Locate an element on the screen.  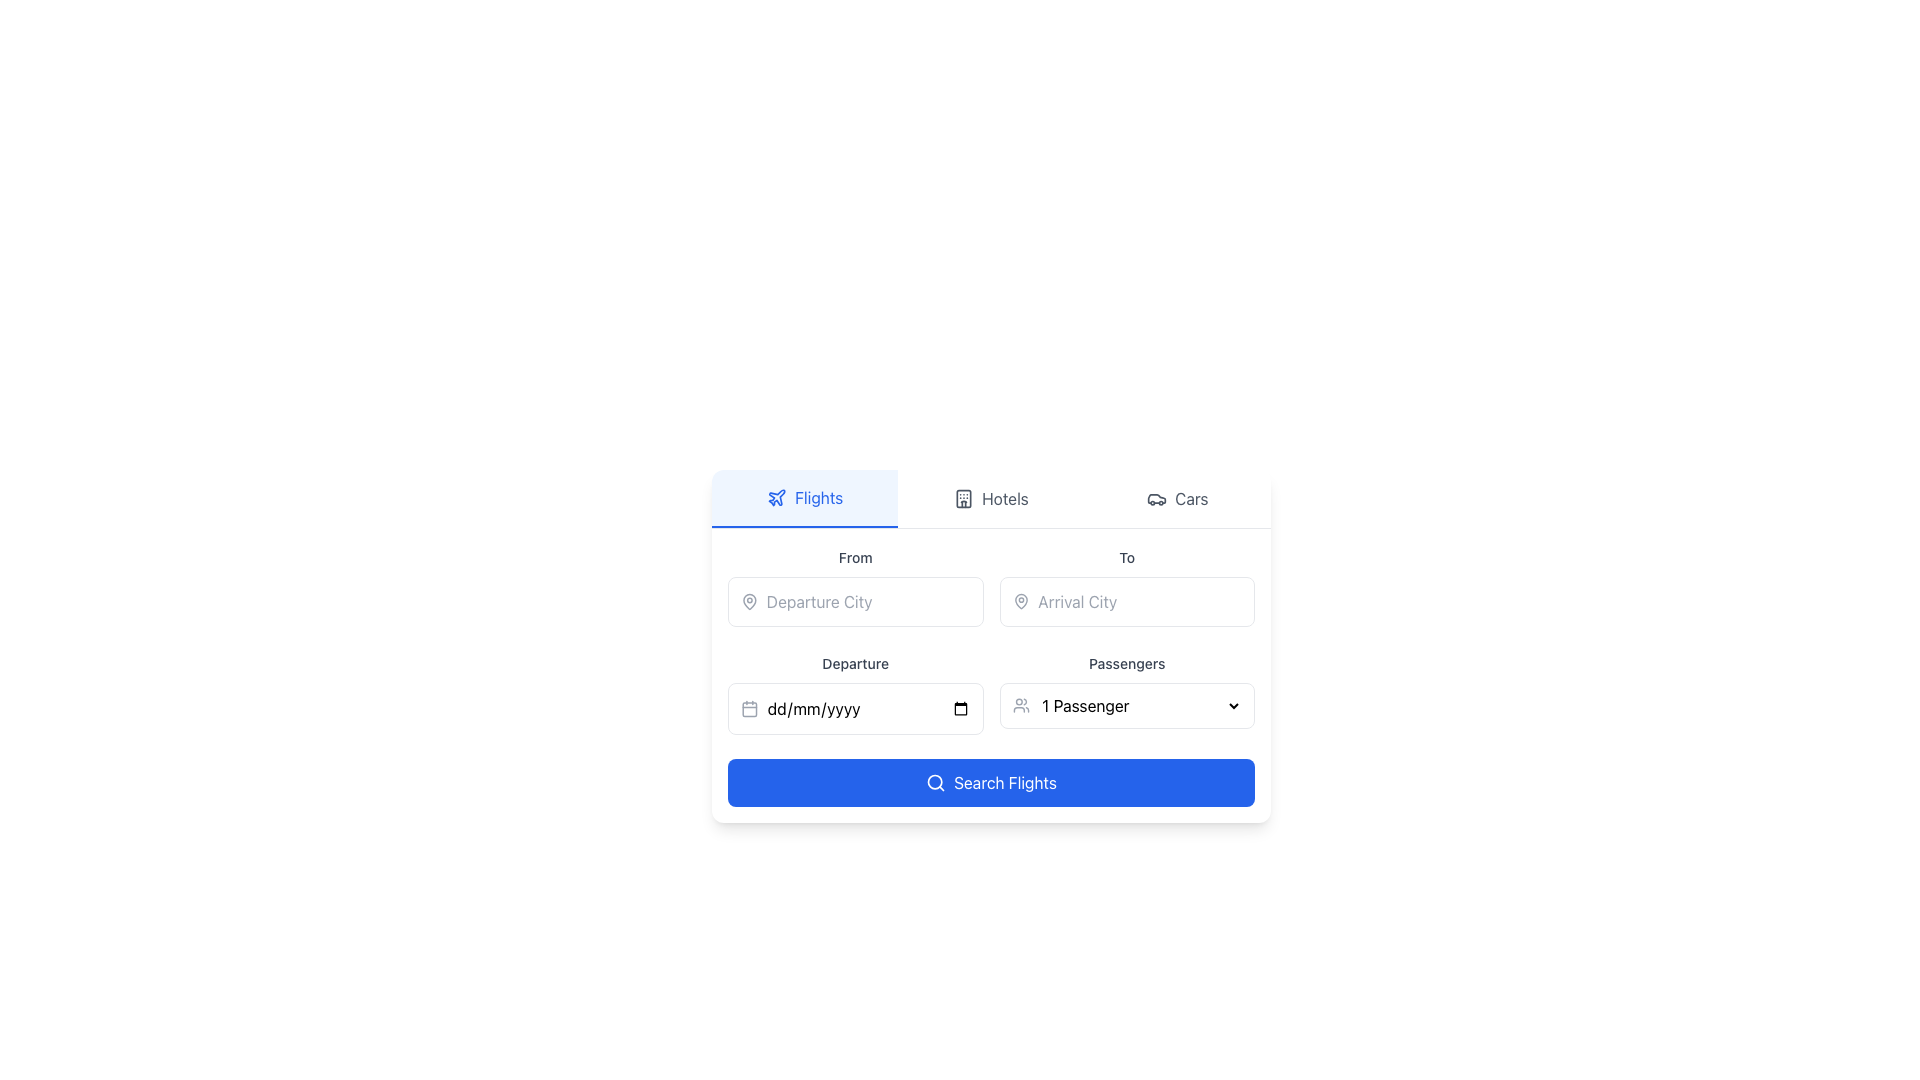
the Date input field for selecting a departure date, which is located beneath the 'From' and 'To' fields and adjacent to the 'Passengers' dropdown is located at coordinates (868, 708).